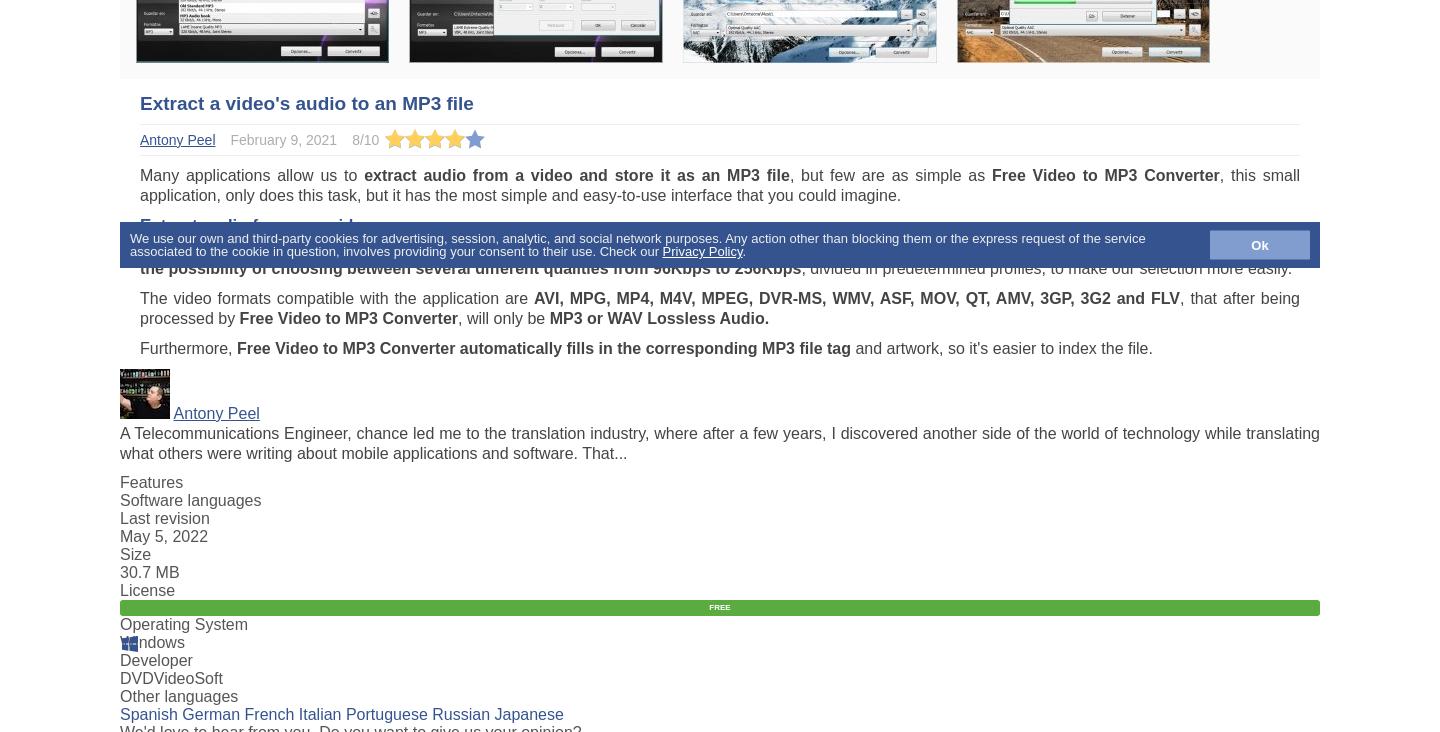  I want to click on 'automatically fills in the corresponding MP3 file tag', so click(654, 348).